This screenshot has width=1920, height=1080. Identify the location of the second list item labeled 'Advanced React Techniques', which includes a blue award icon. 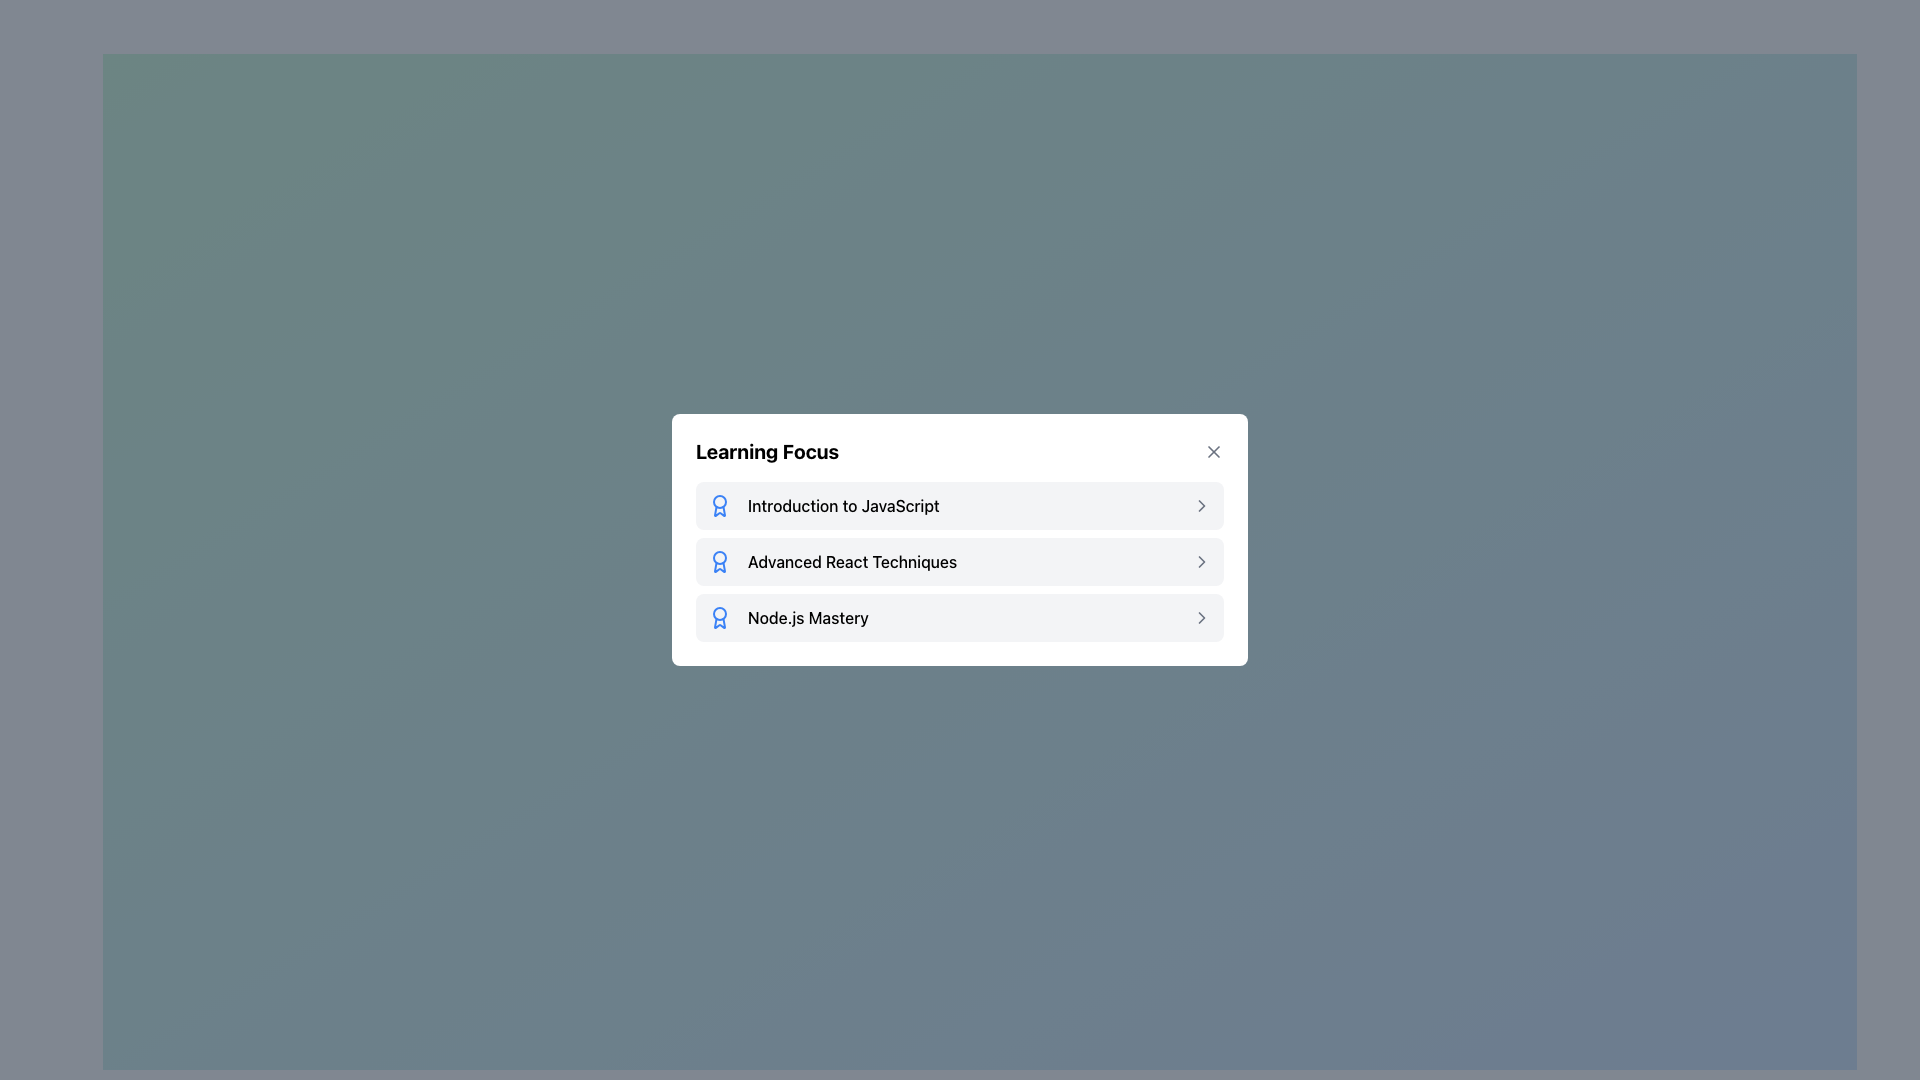
(832, 562).